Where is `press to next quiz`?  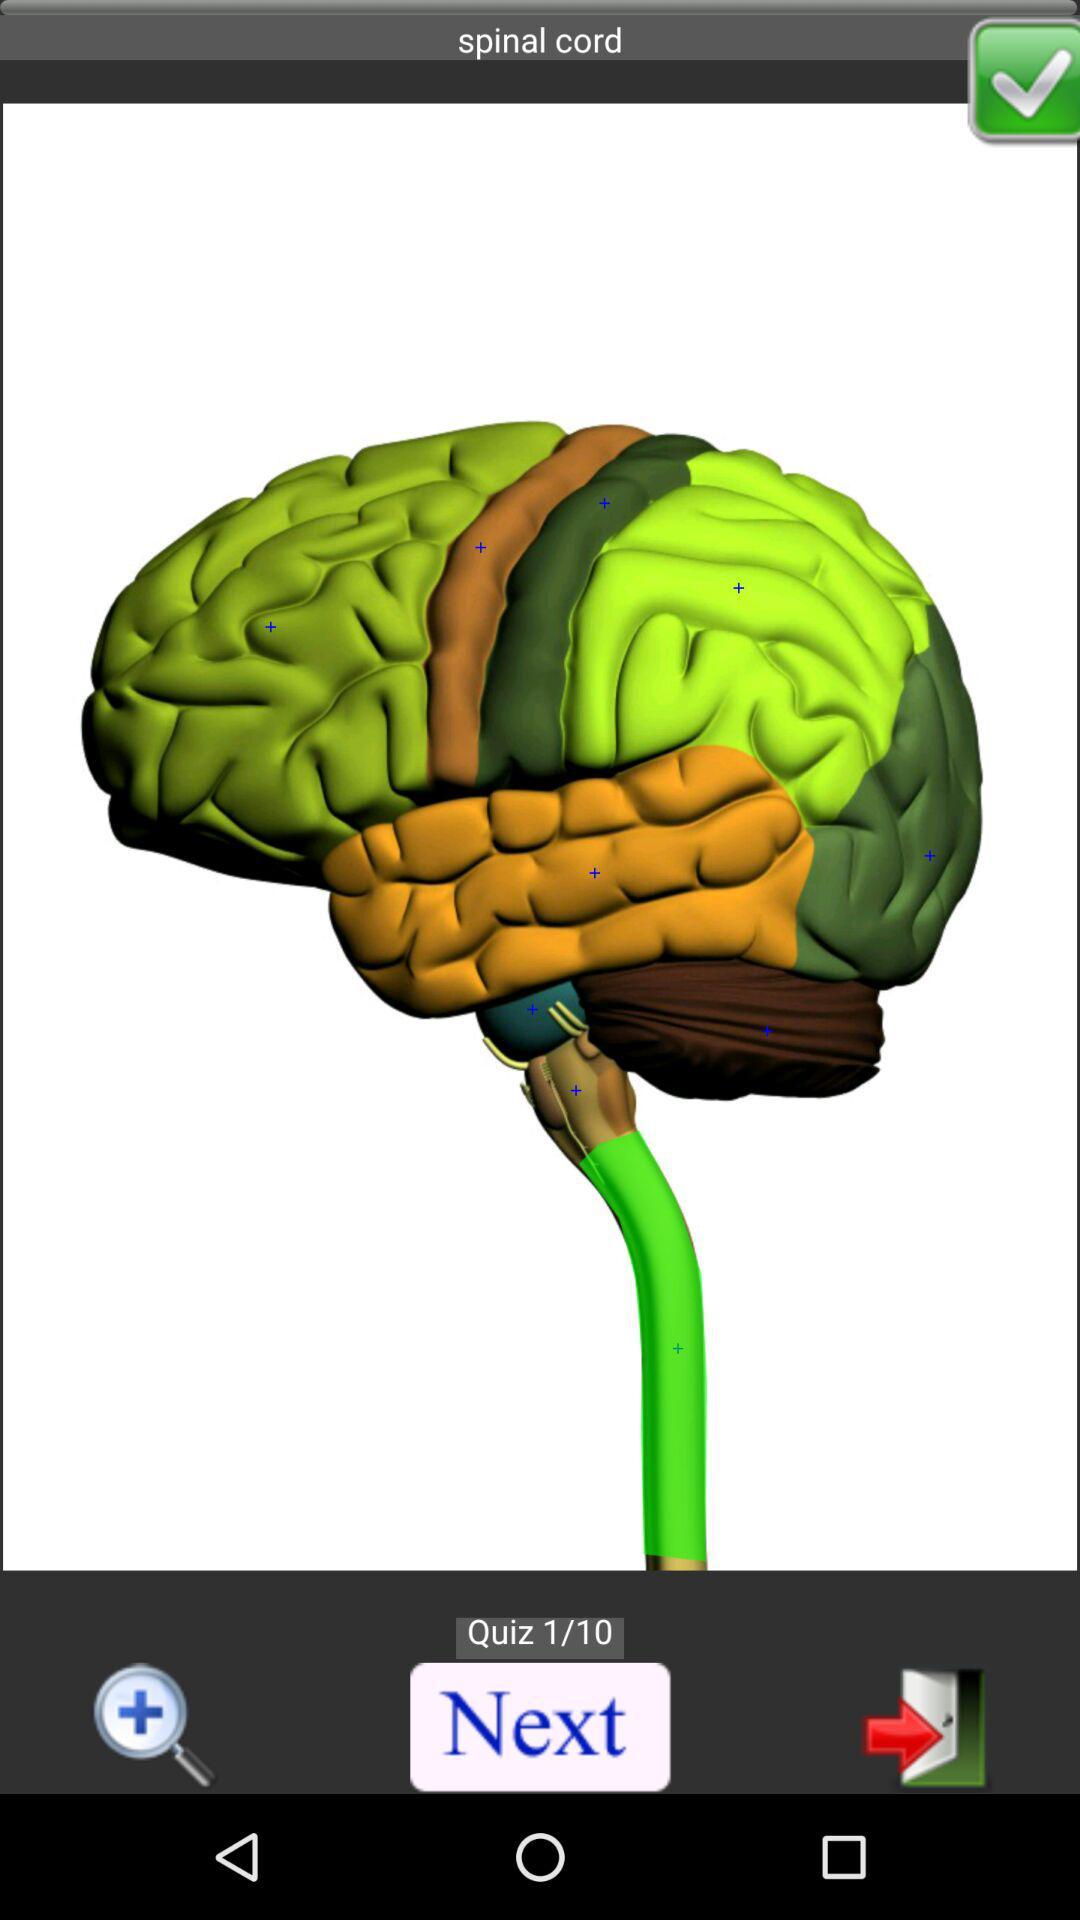
press to next quiz is located at coordinates (541, 1727).